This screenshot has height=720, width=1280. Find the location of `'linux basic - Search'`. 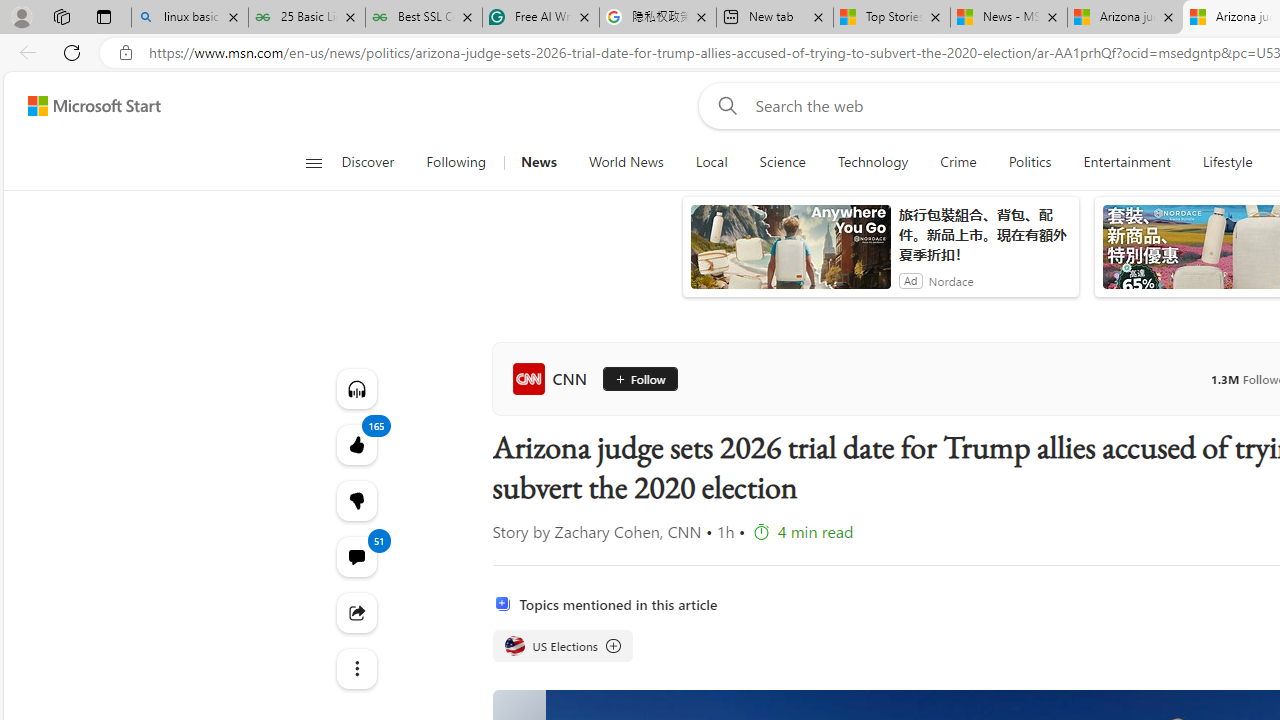

'linux basic - Search' is located at coordinates (190, 17).